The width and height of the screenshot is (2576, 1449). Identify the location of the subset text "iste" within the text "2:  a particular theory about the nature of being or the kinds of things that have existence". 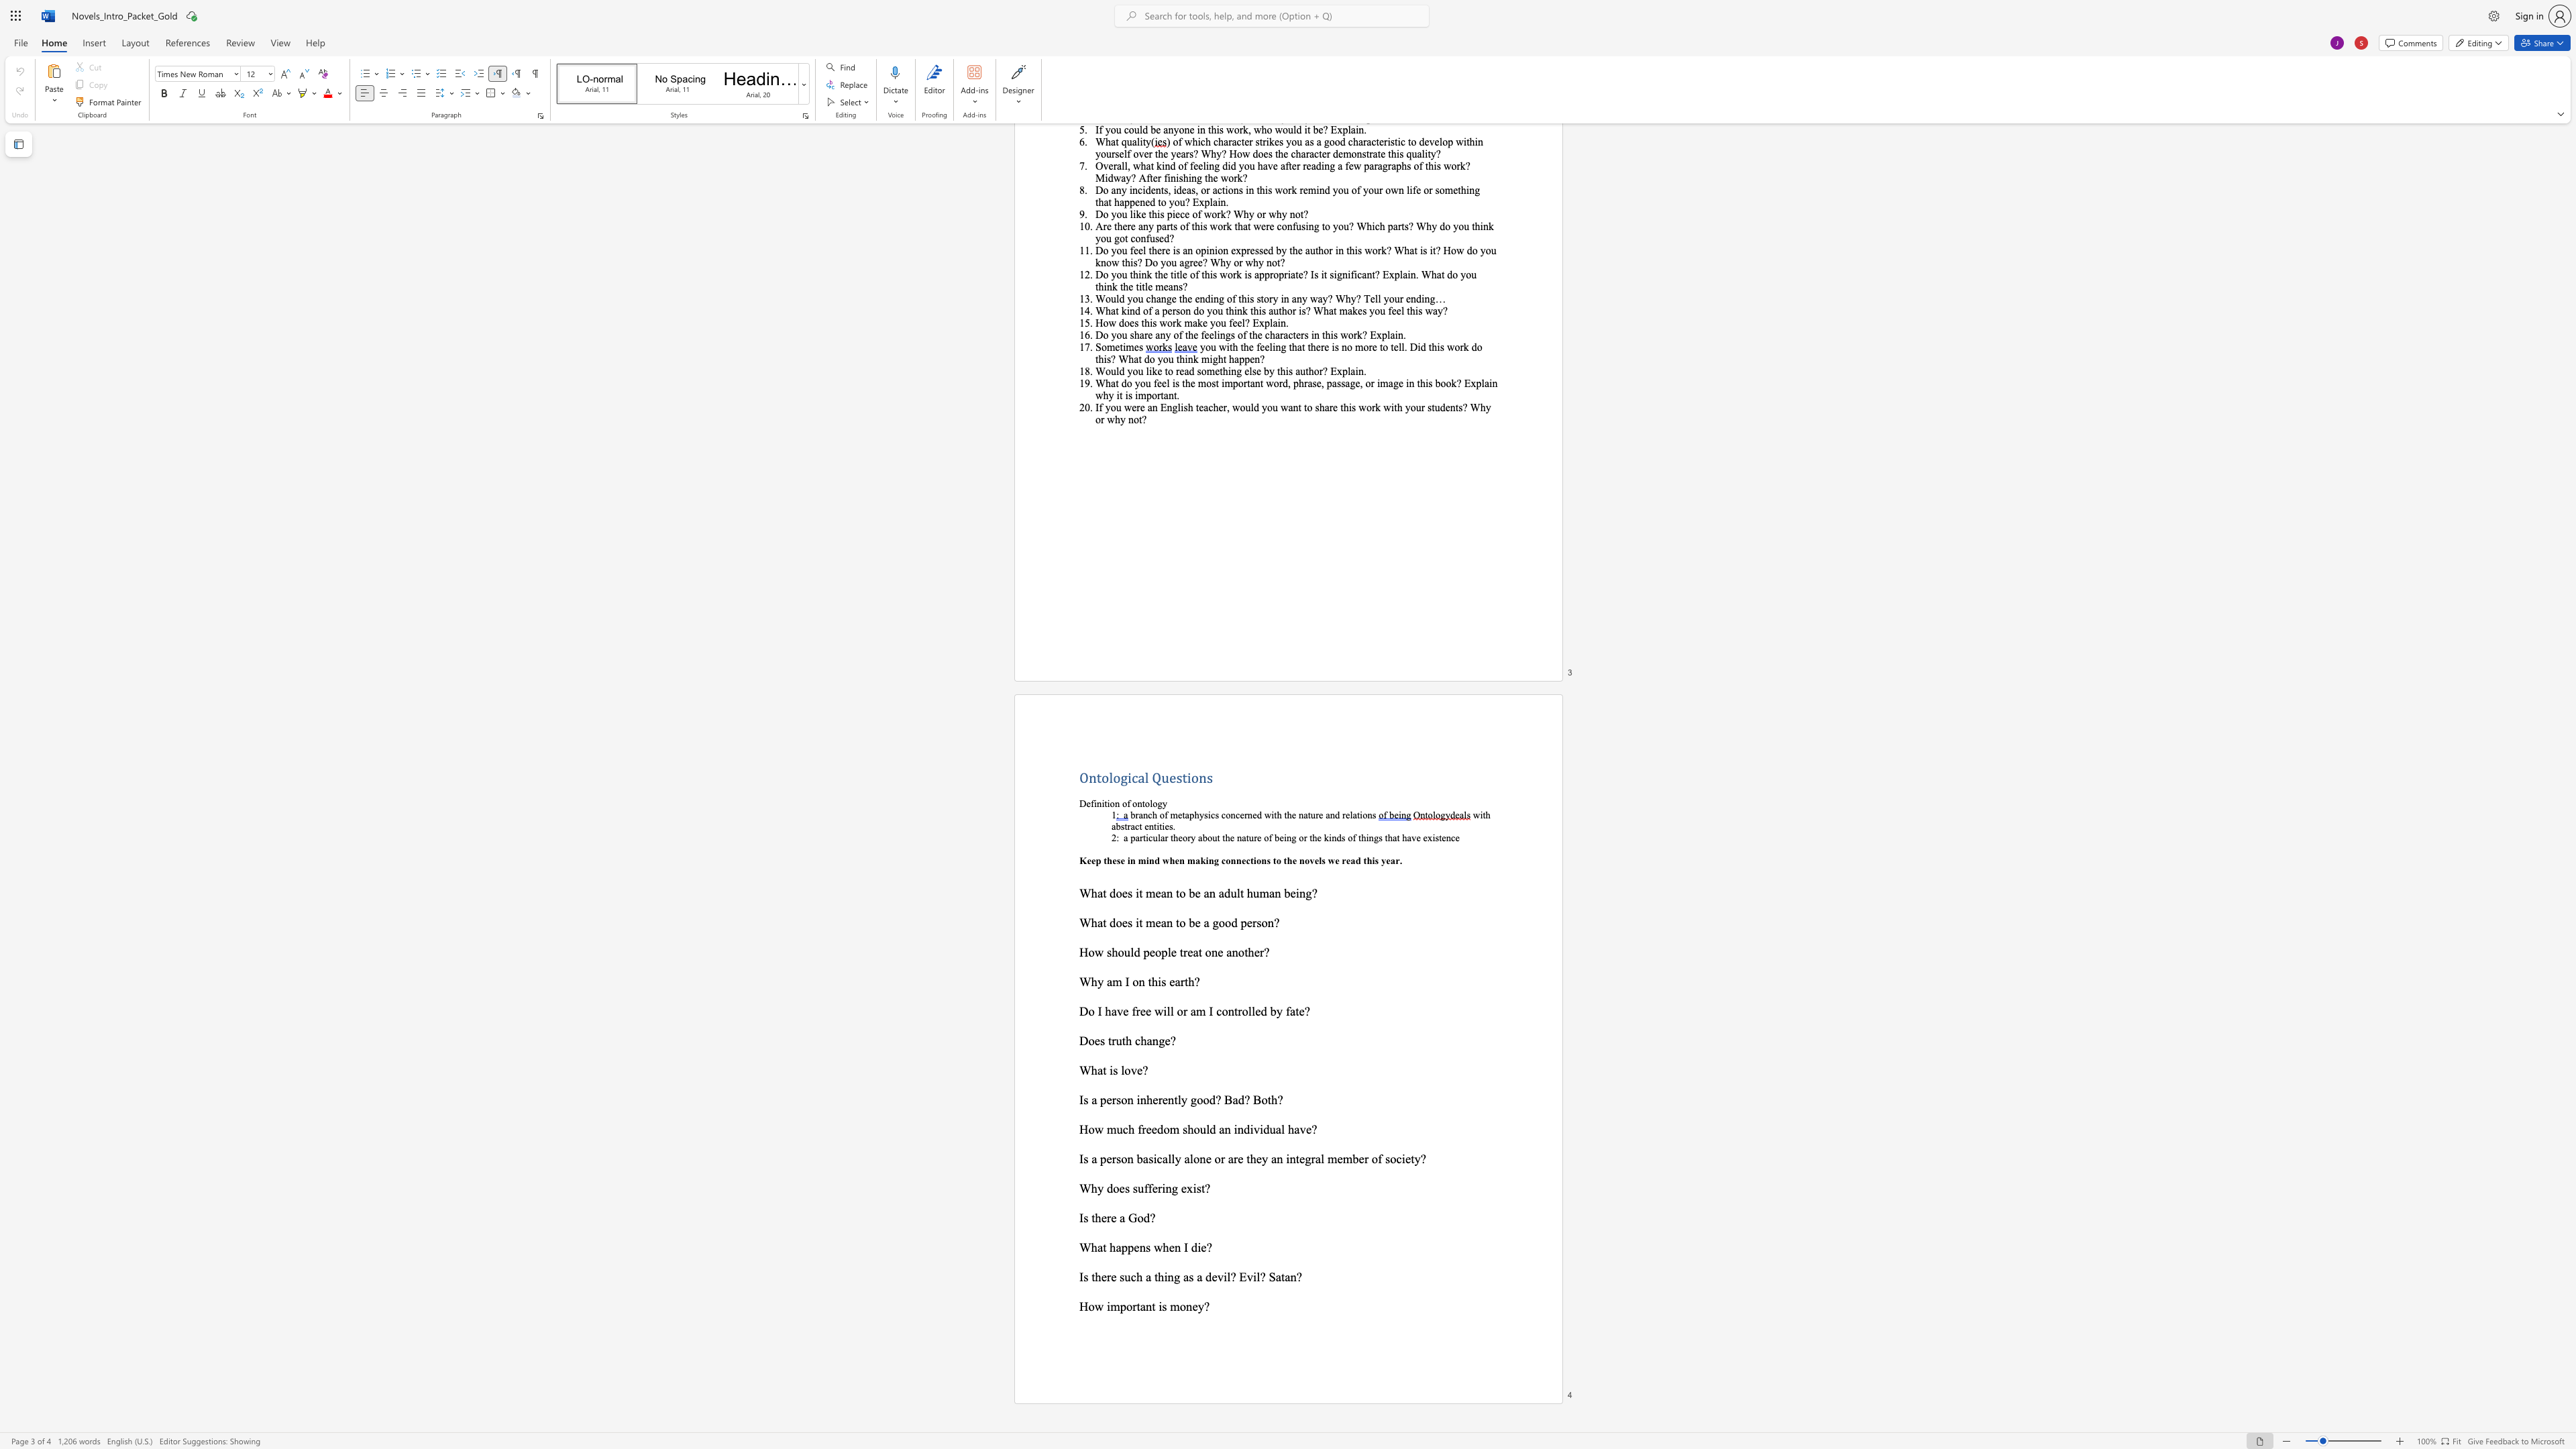
(1432, 836).